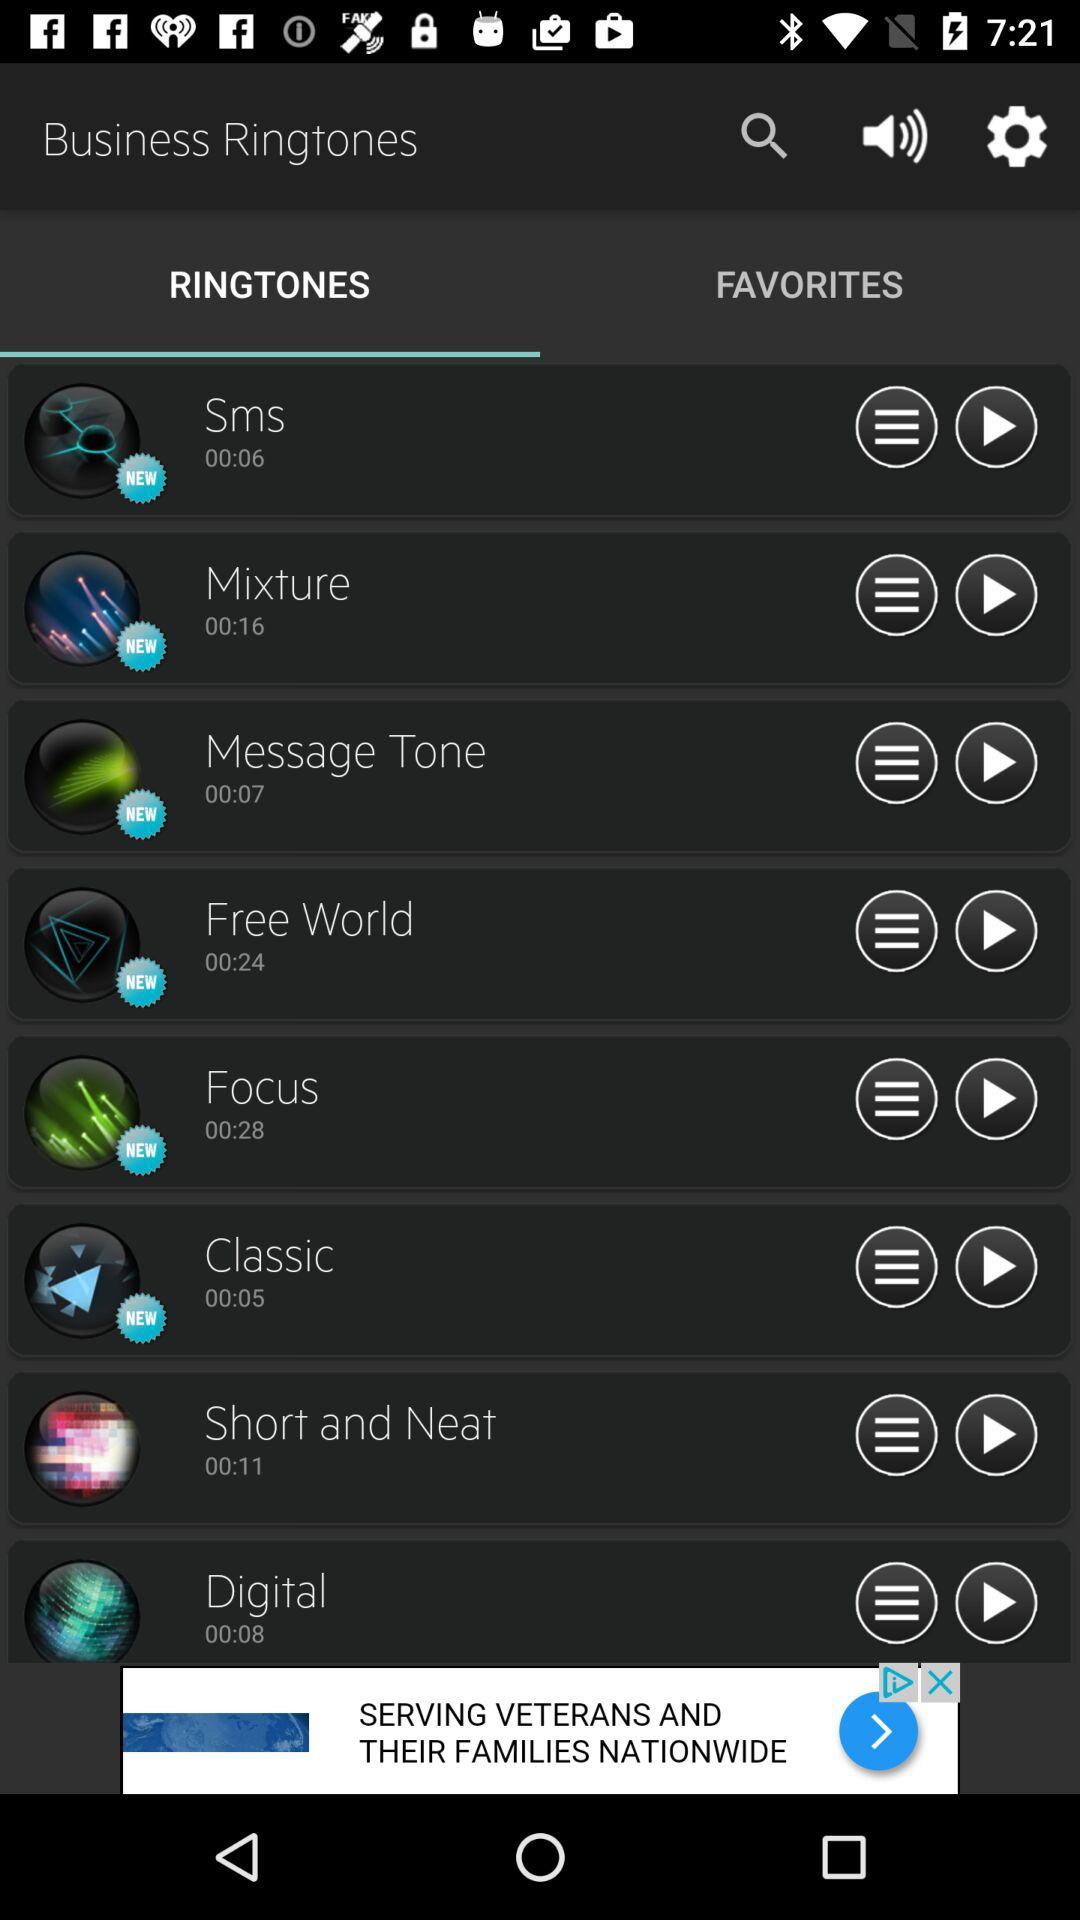 The height and width of the screenshot is (1920, 1080). What do you see at coordinates (80, 440) in the screenshot?
I see `see larger image` at bounding box center [80, 440].